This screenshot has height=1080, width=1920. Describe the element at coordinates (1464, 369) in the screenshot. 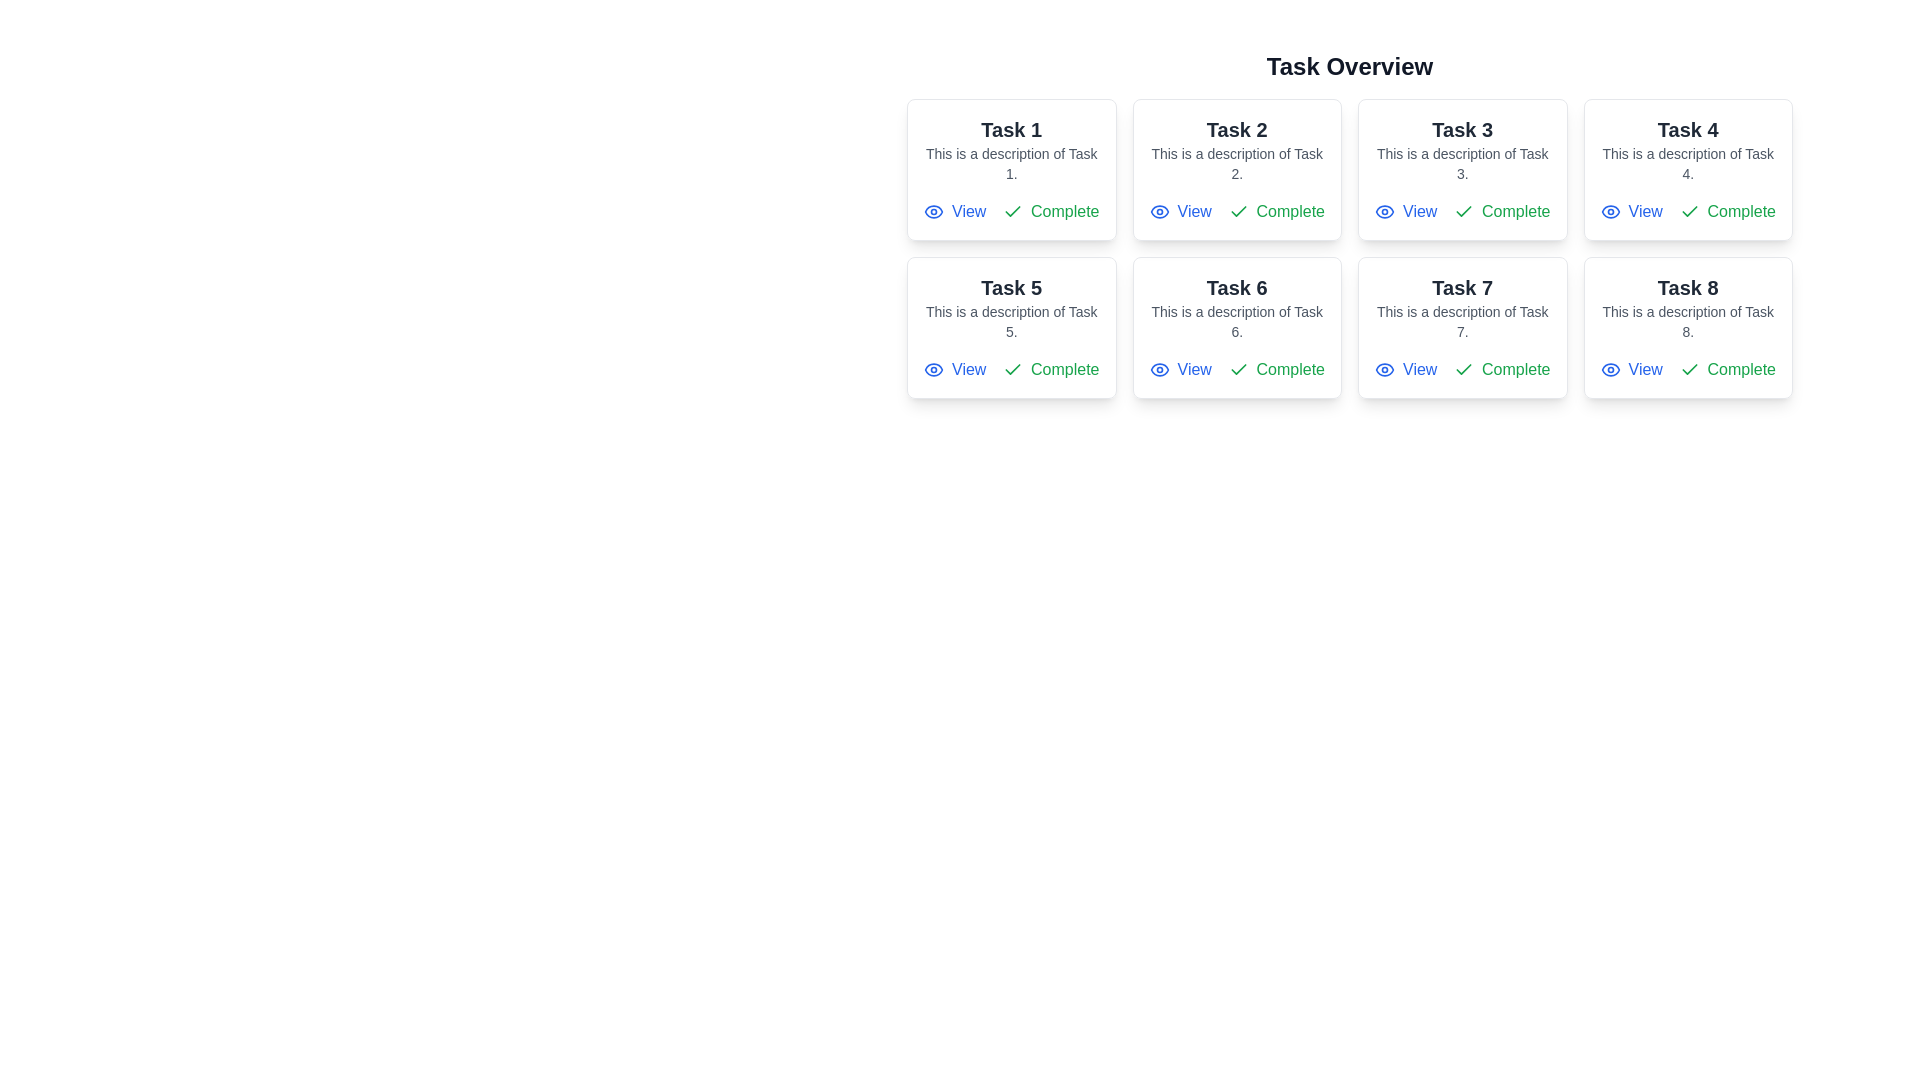

I see `the checkmark vector graphic within the 'Task Overview' section, indicating task completion for the associated task in the second column of the first row` at that location.